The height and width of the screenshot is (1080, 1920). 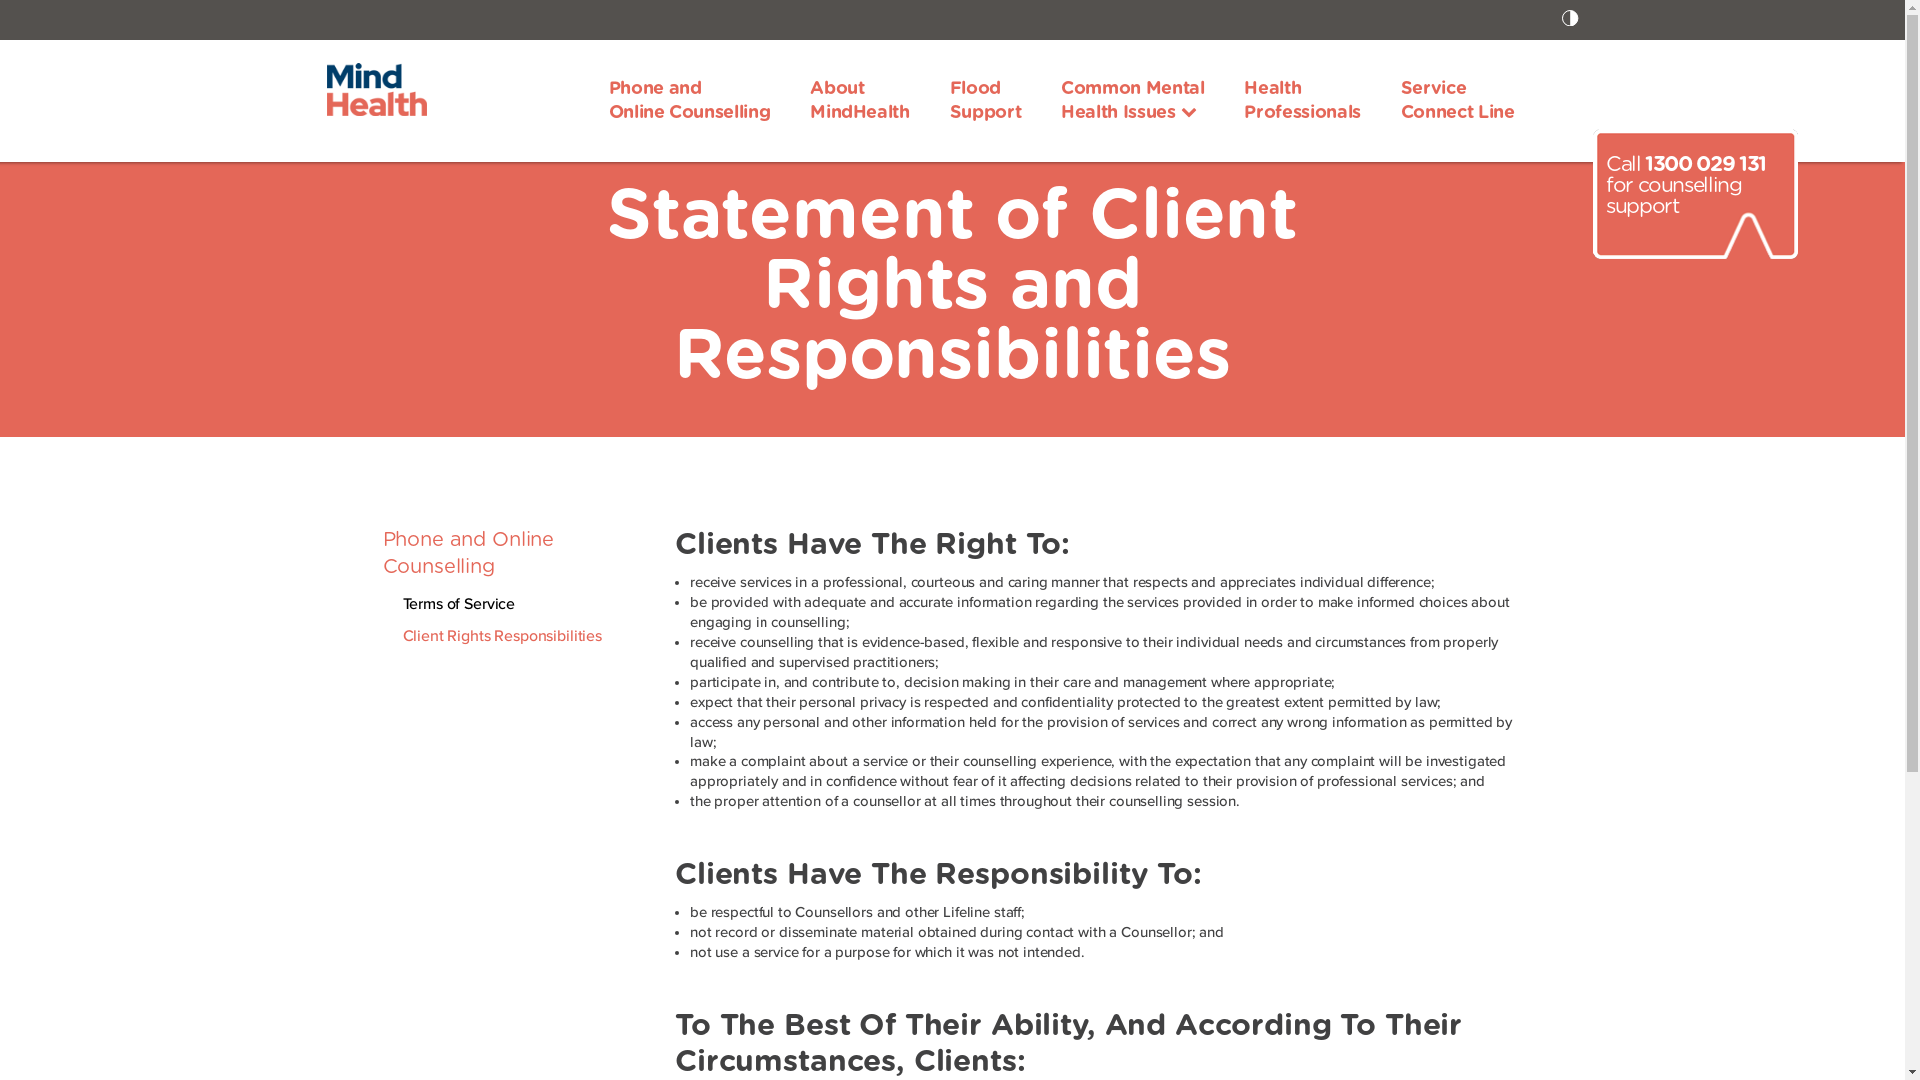 What do you see at coordinates (1568, 19) in the screenshot?
I see `'Toggle High Contrast icon'` at bounding box center [1568, 19].